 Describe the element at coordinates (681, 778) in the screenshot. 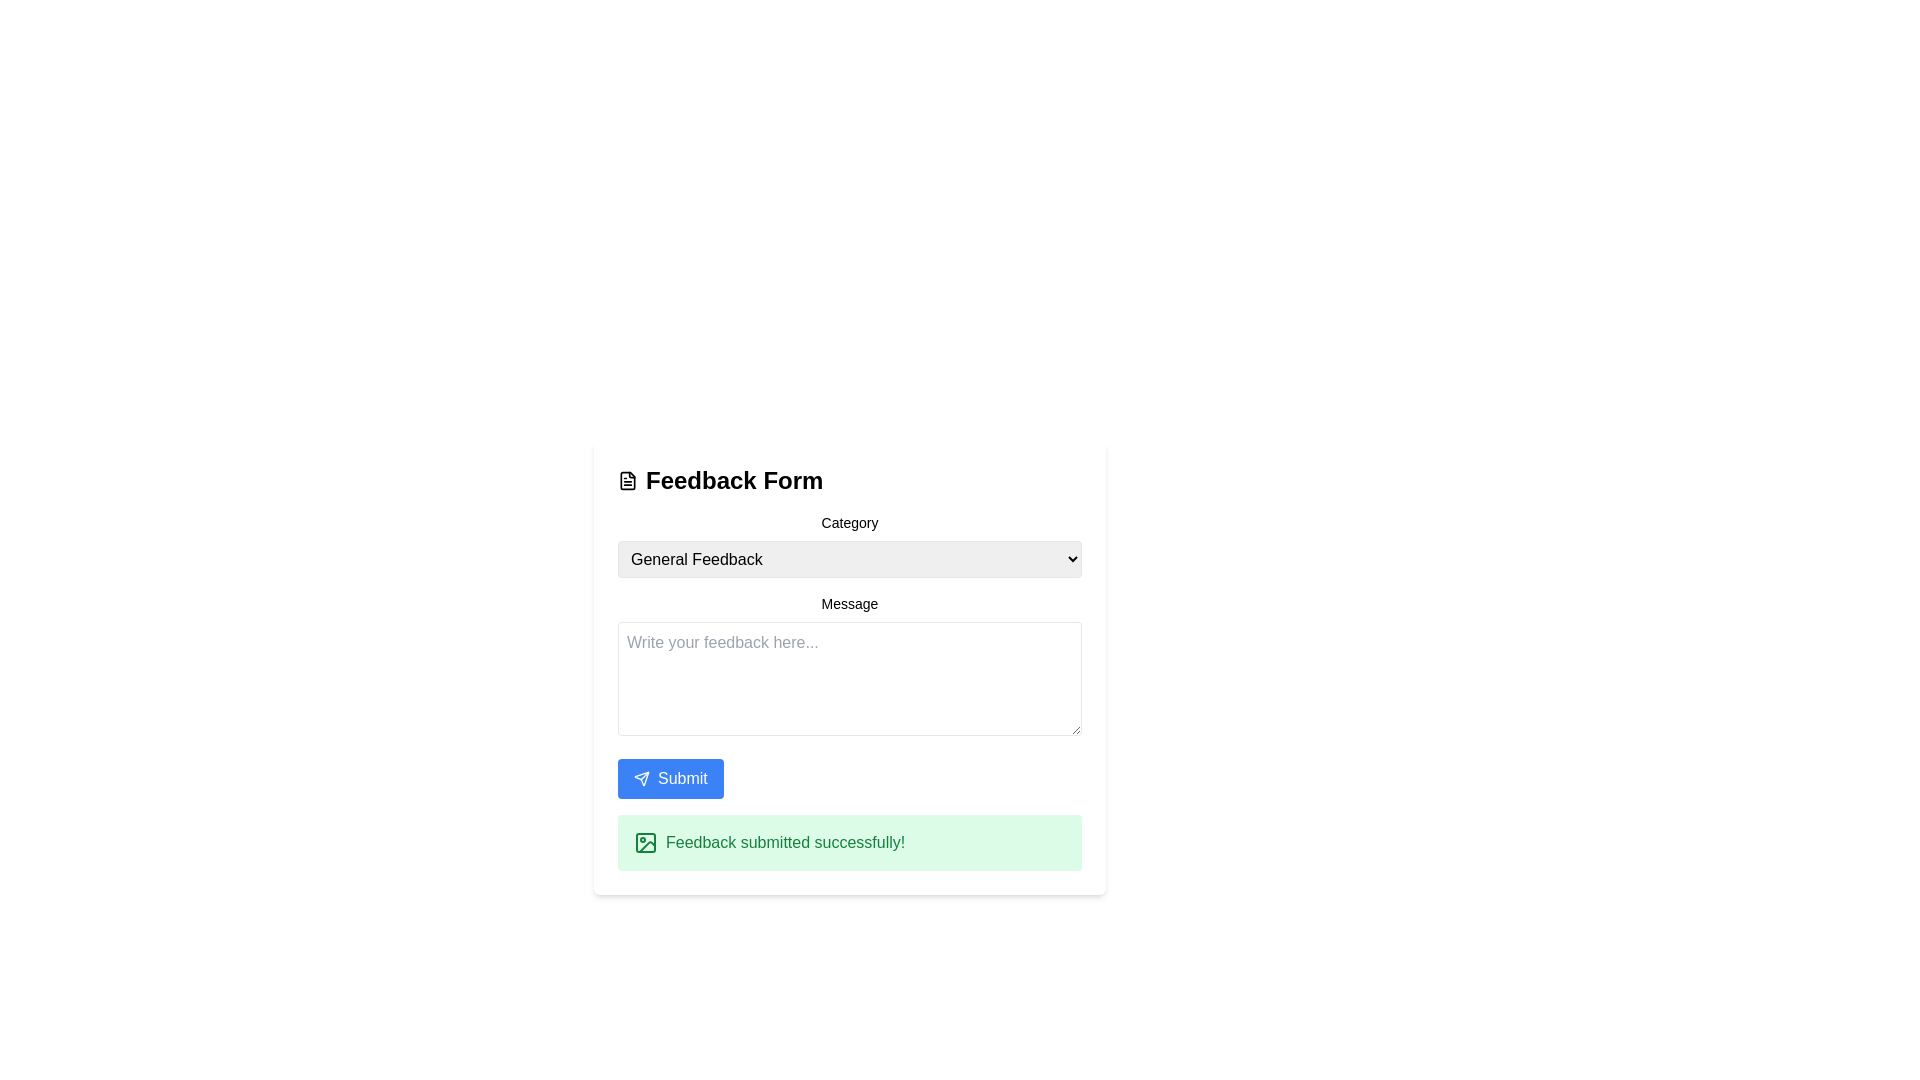

I see `the button that submits the form data, as indicated by the adjacent text label located at the bottom of the feedback form` at that location.